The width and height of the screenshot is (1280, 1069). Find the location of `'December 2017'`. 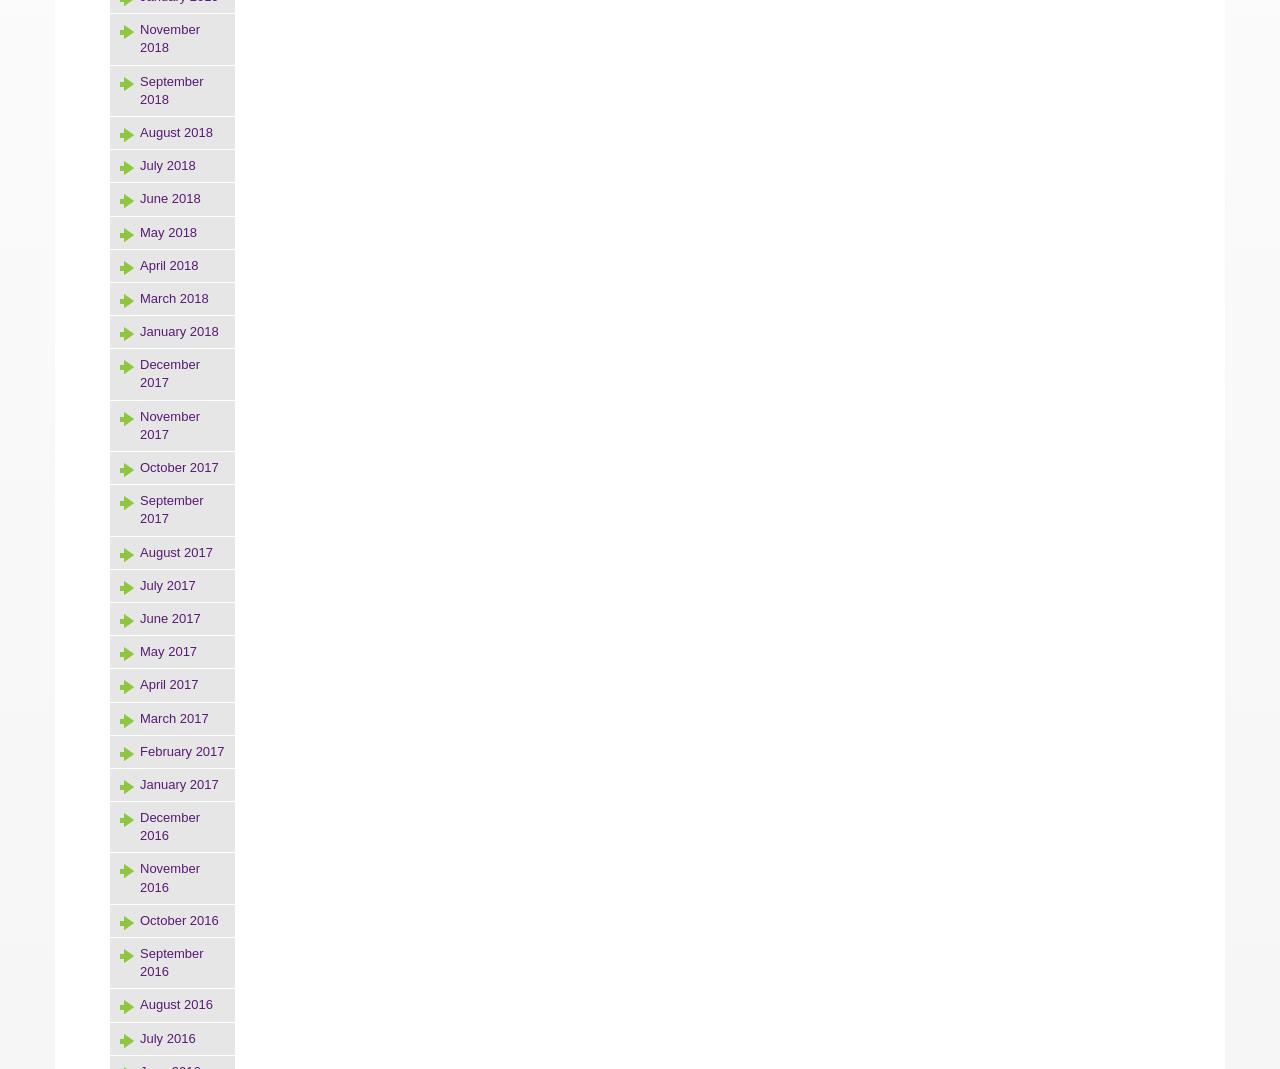

'December 2017' is located at coordinates (169, 373).